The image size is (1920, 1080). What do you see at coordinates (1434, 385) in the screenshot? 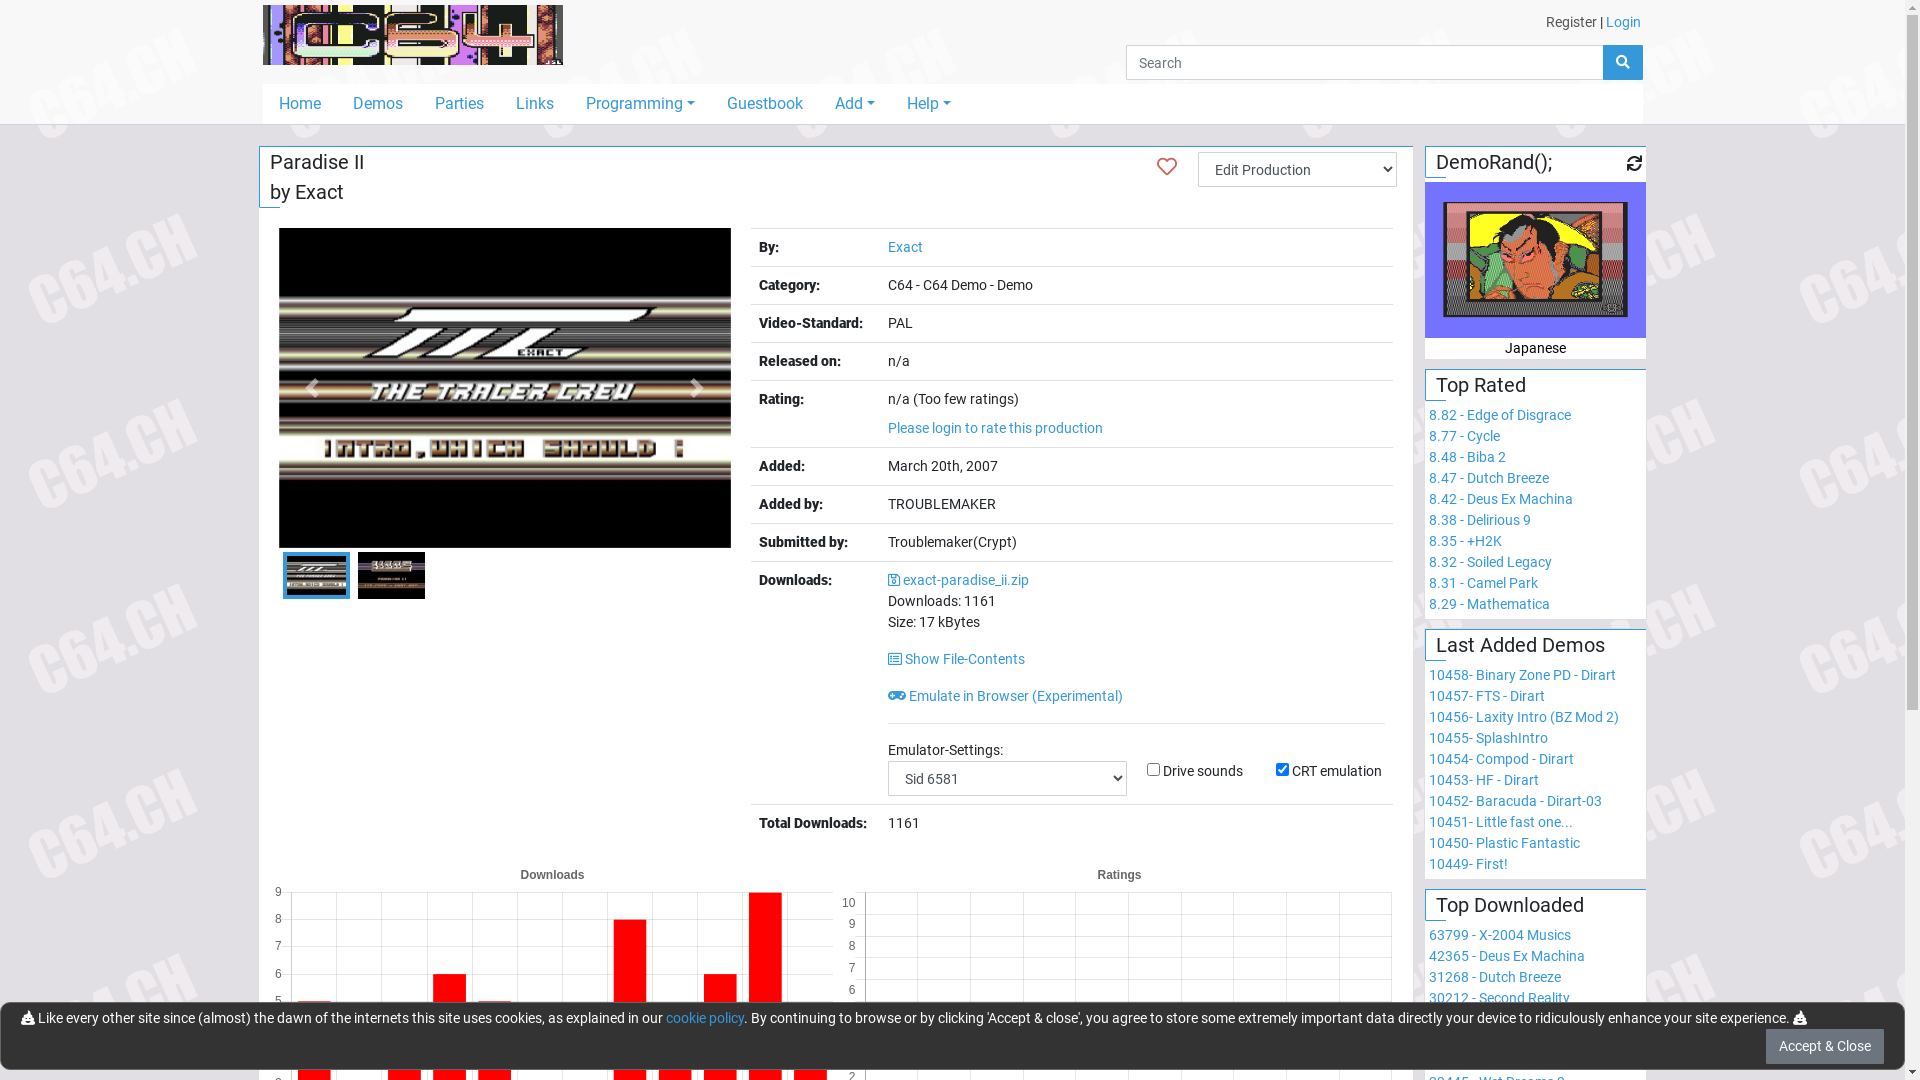
I see `'Top Rated'` at bounding box center [1434, 385].